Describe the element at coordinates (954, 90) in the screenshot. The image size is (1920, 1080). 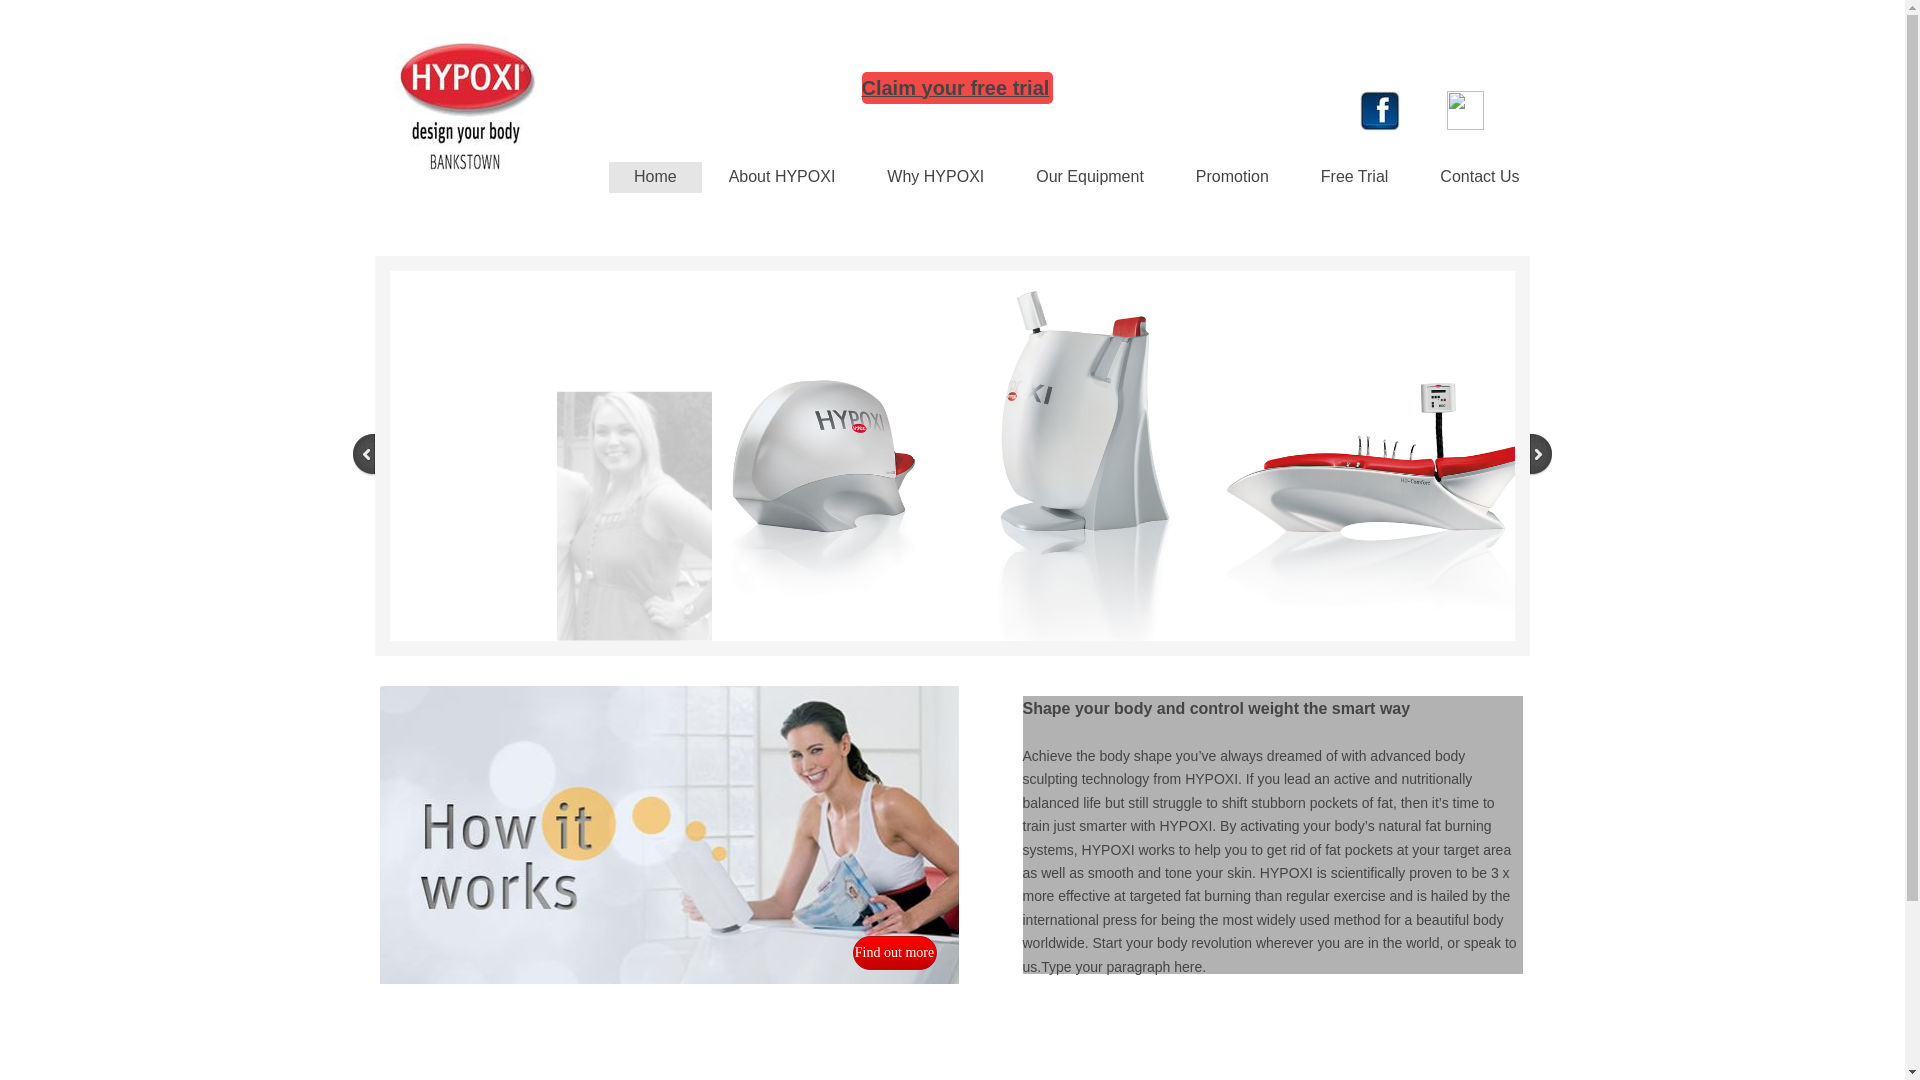
I see `'Claim your free trial'` at that location.